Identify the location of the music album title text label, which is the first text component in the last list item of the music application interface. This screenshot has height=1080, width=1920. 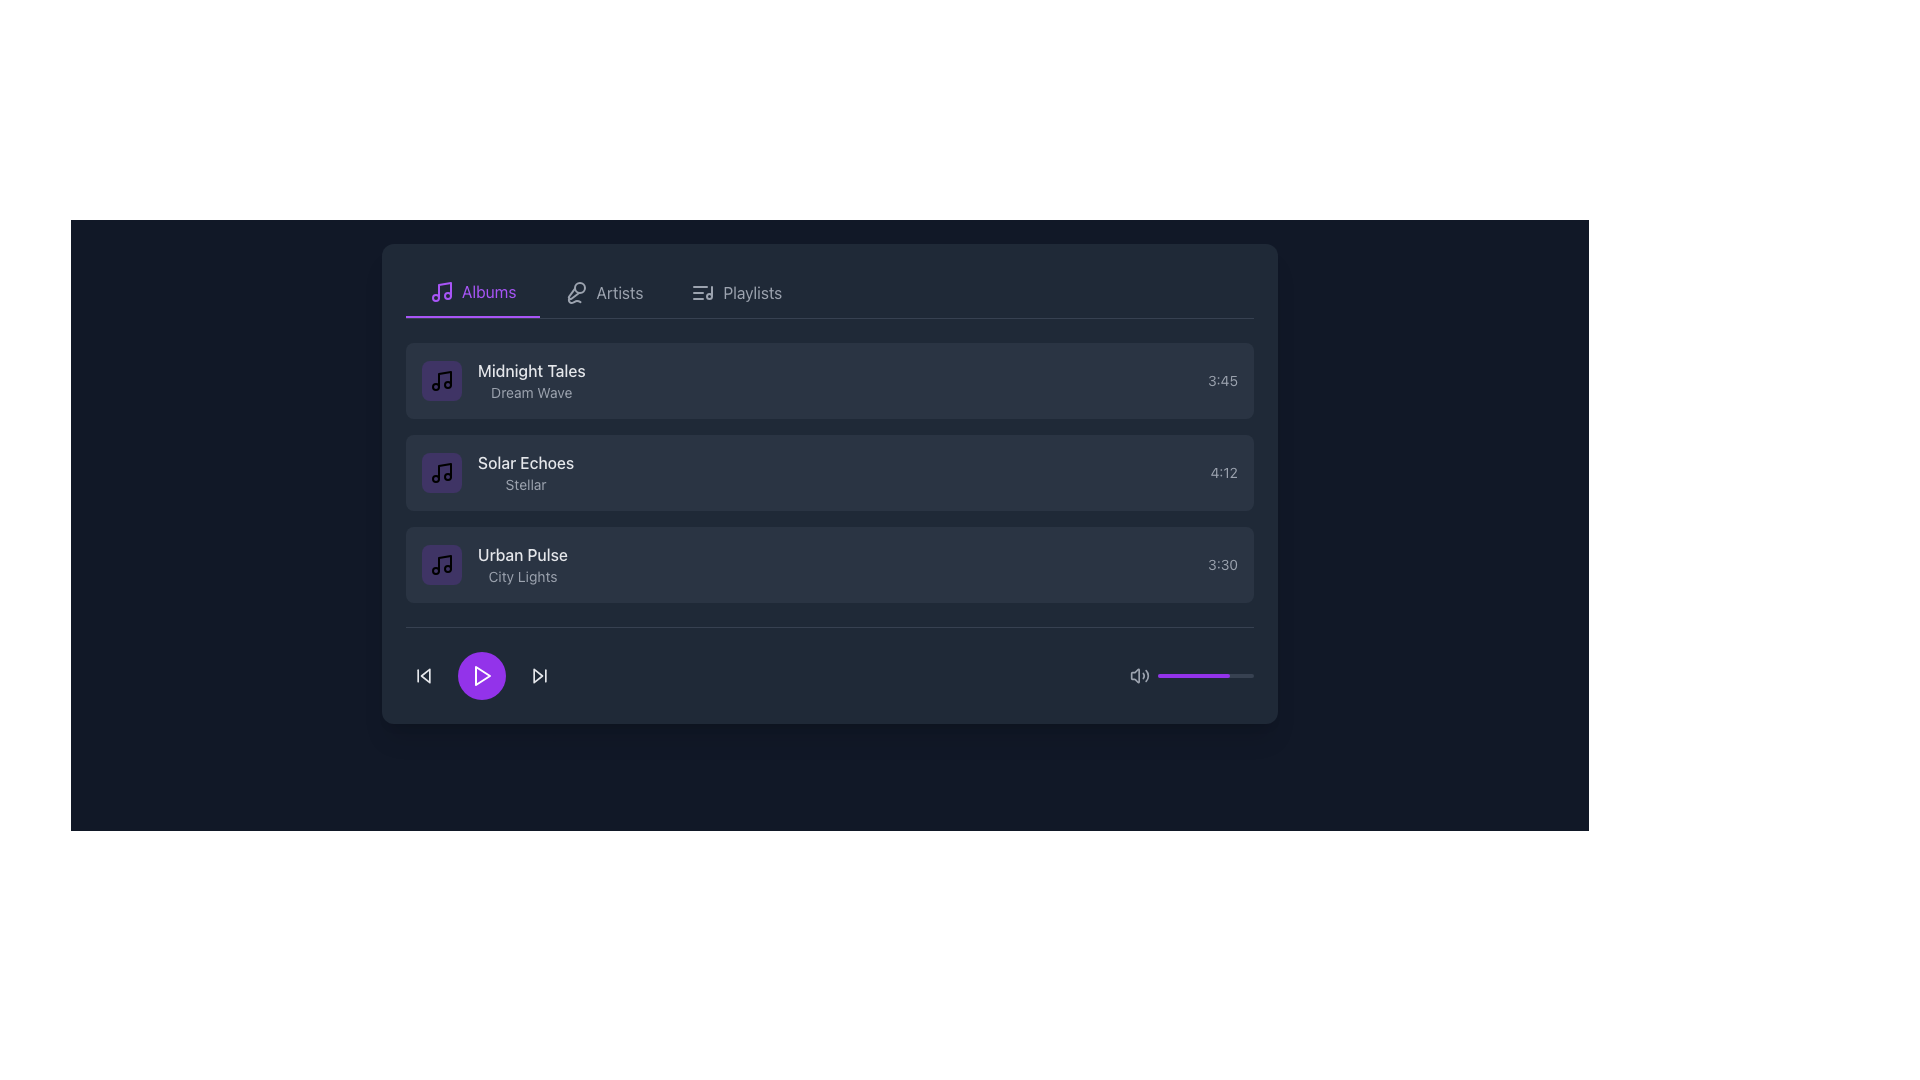
(523, 555).